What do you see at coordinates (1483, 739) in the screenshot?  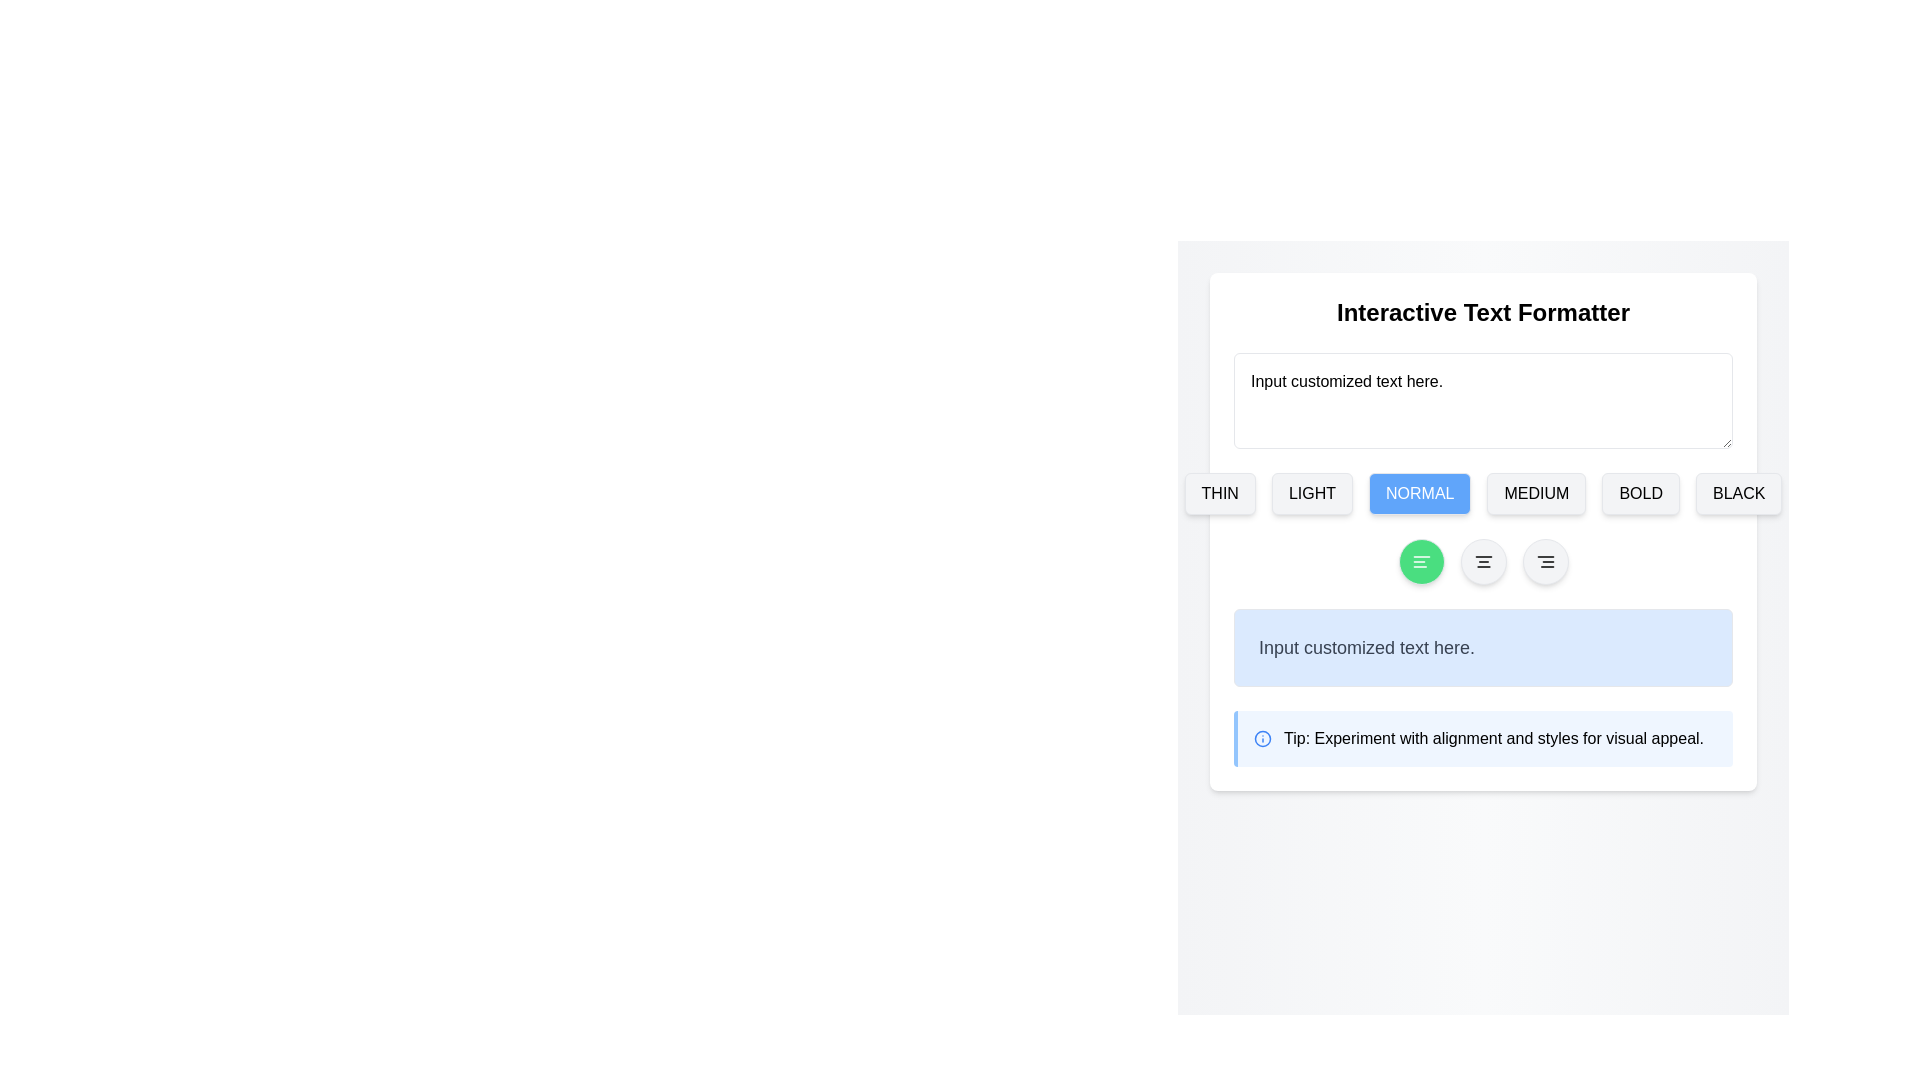 I see `the blue-tinted rectangular informative banner containing the info icon and the text 'Tip: Experiment with alignment and styles for visual appeal.'` at bounding box center [1483, 739].